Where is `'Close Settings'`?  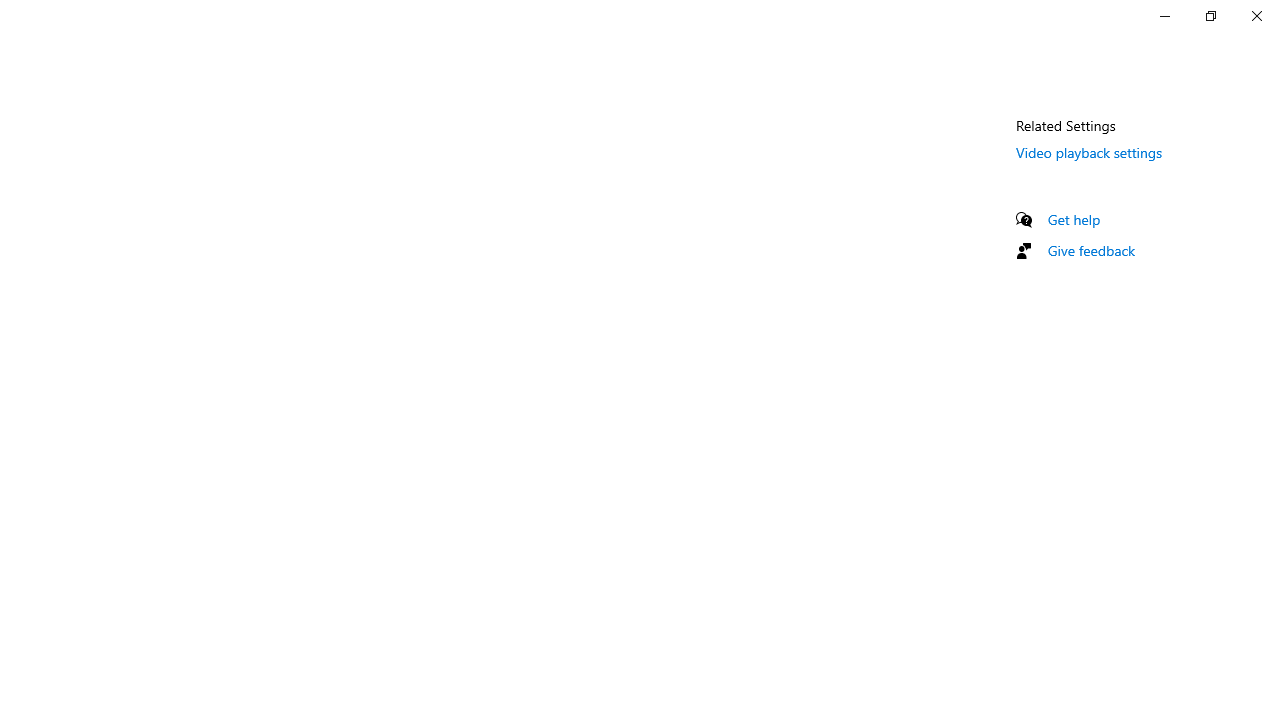 'Close Settings' is located at coordinates (1255, 15).